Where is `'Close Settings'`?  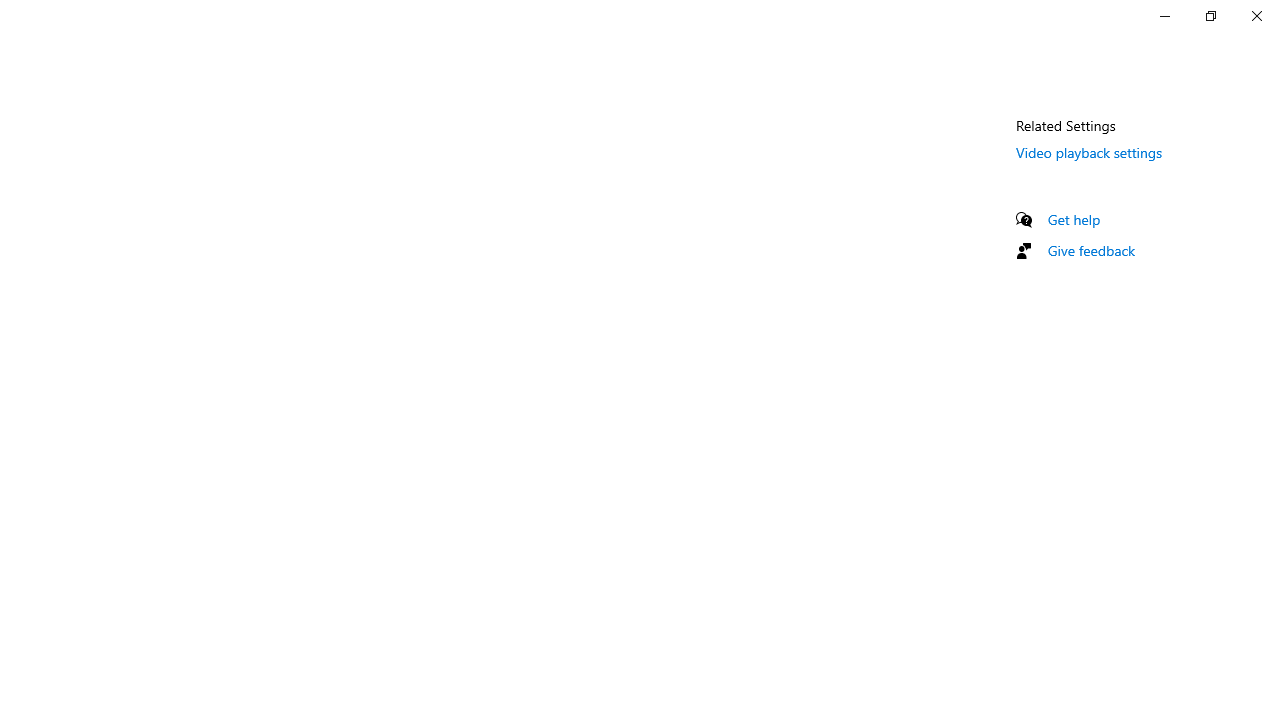 'Close Settings' is located at coordinates (1255, 15).